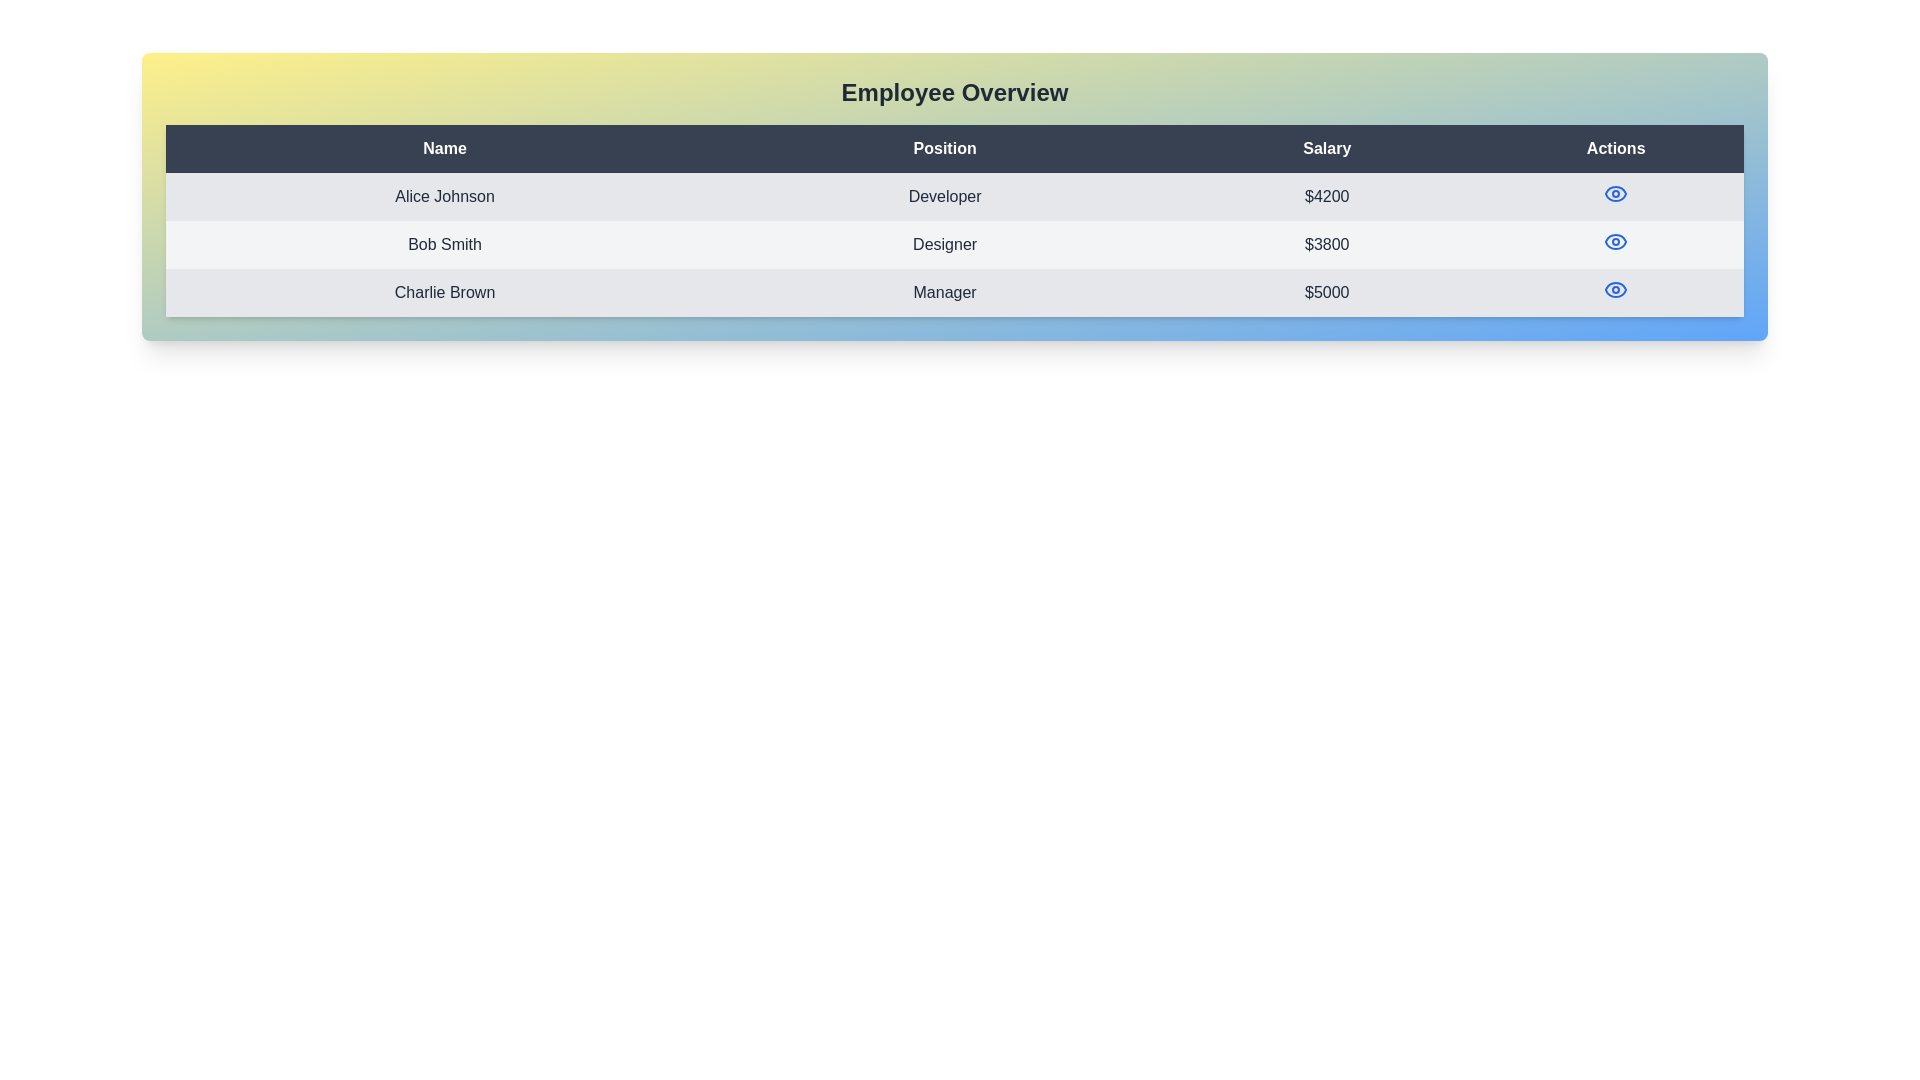 This screenshot has height=1080, width=1920. Describe the element at coordinates (444, 244) in the screenshot. I see `the text label displaying 'Bob Smith' located in the second data row of the table under the 'Name' column` at that location.